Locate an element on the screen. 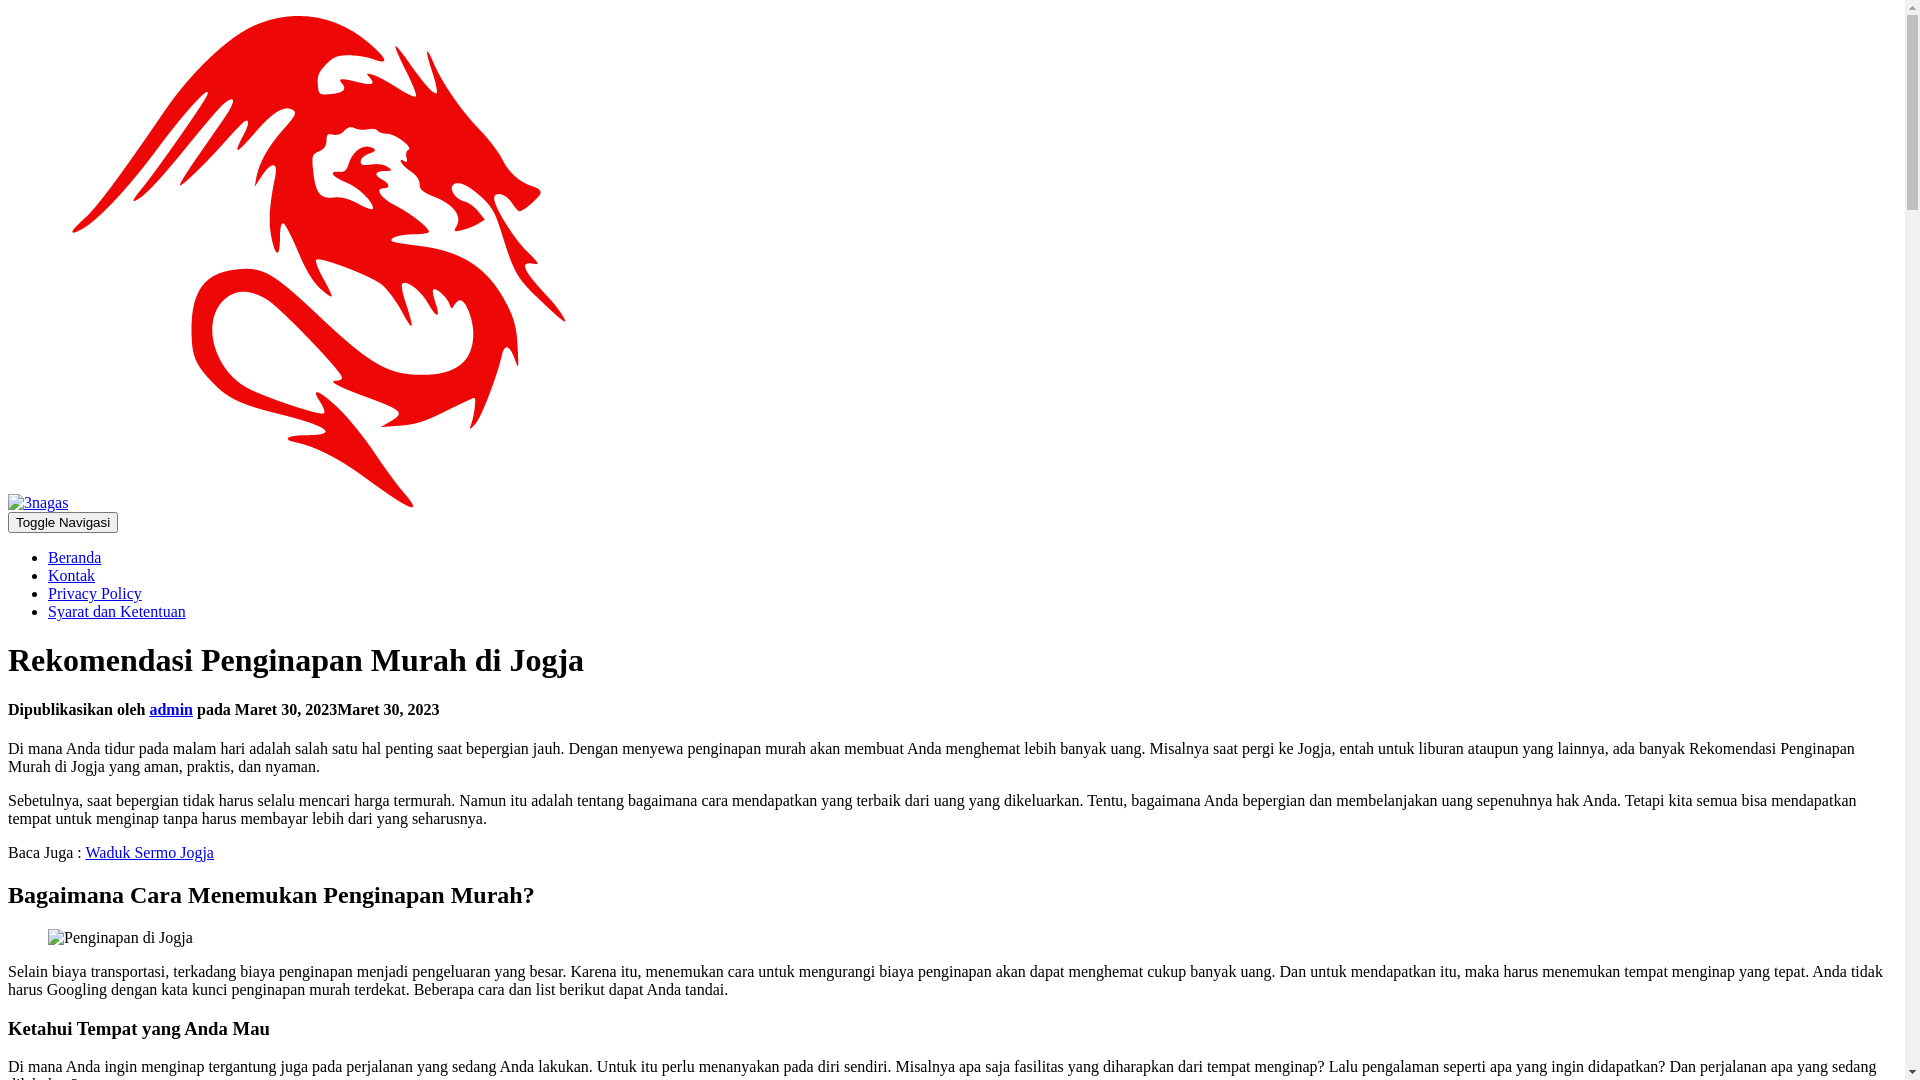 The image size is (1920, 1080). 'admin' is located at coordinates (147, 708).